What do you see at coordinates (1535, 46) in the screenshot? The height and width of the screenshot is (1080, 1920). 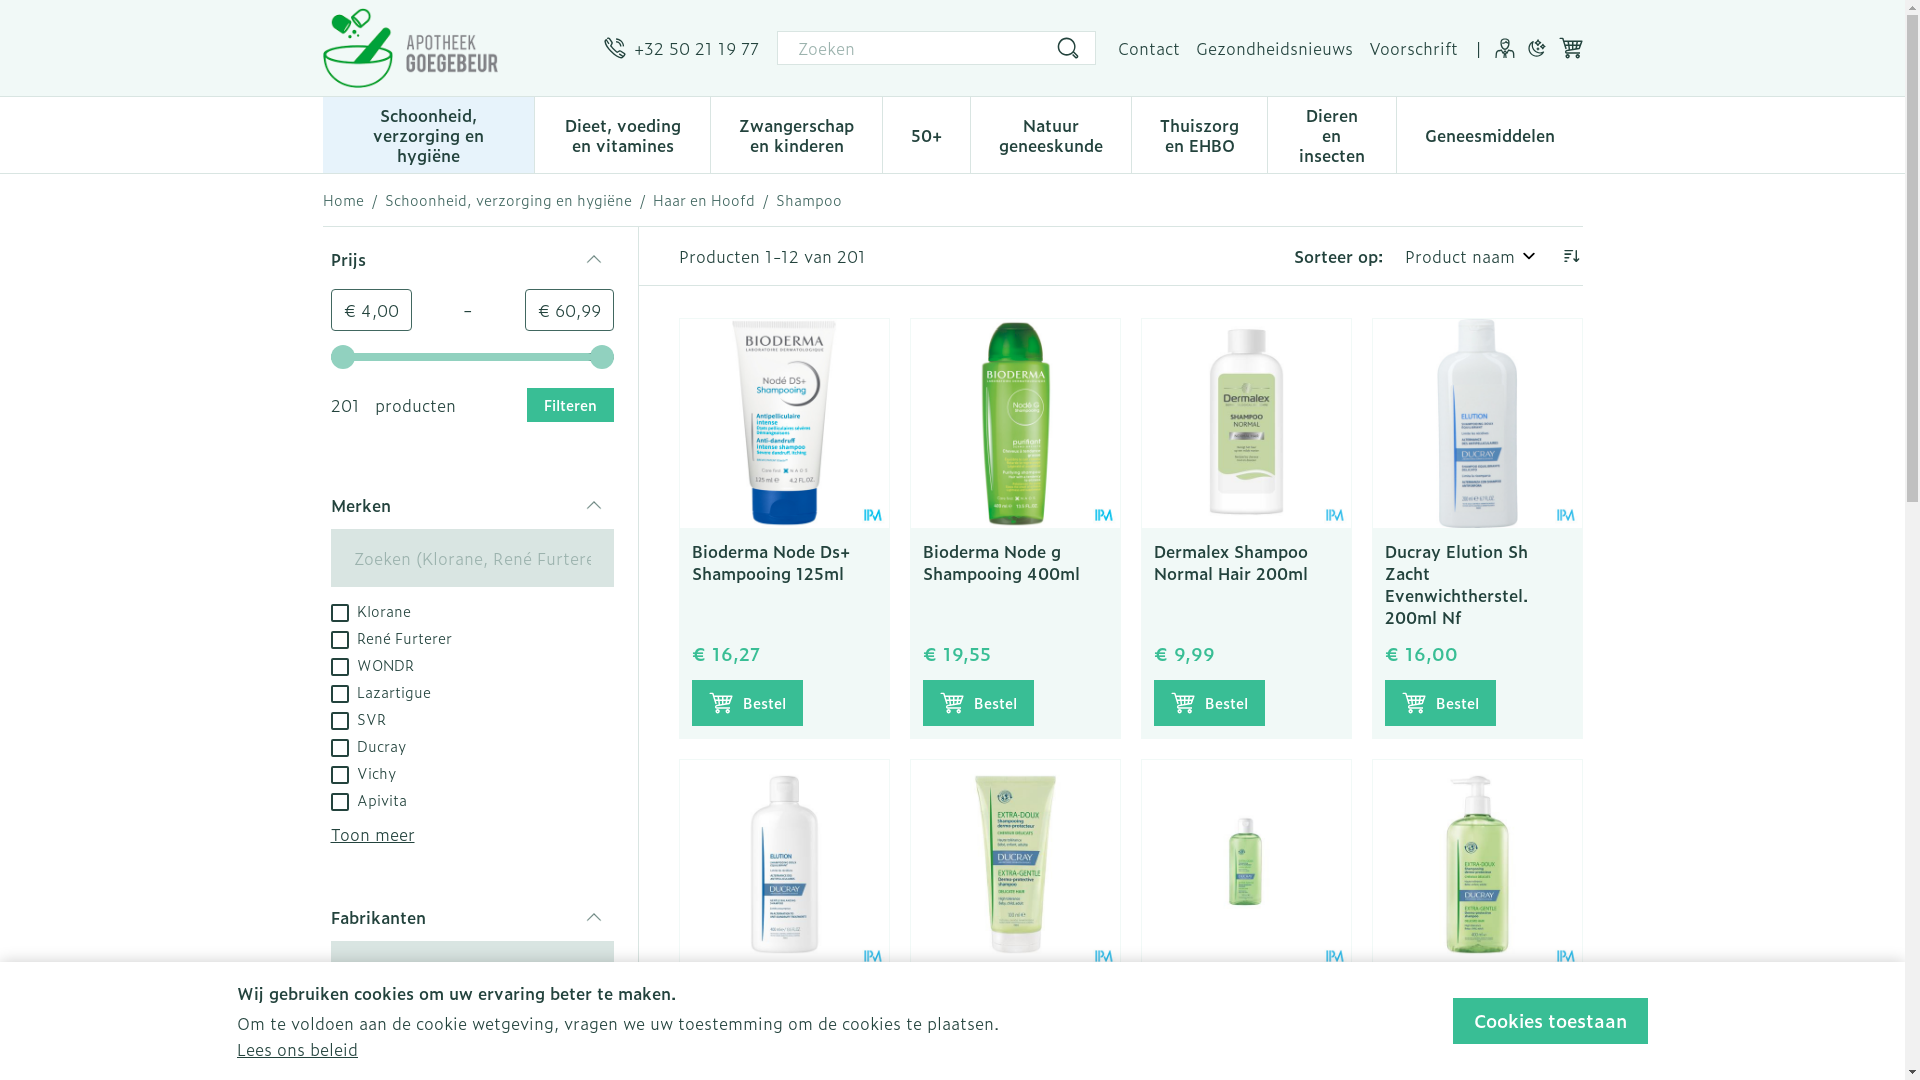 I see `'Donkere modus'` at bounding box center [1535, 46].